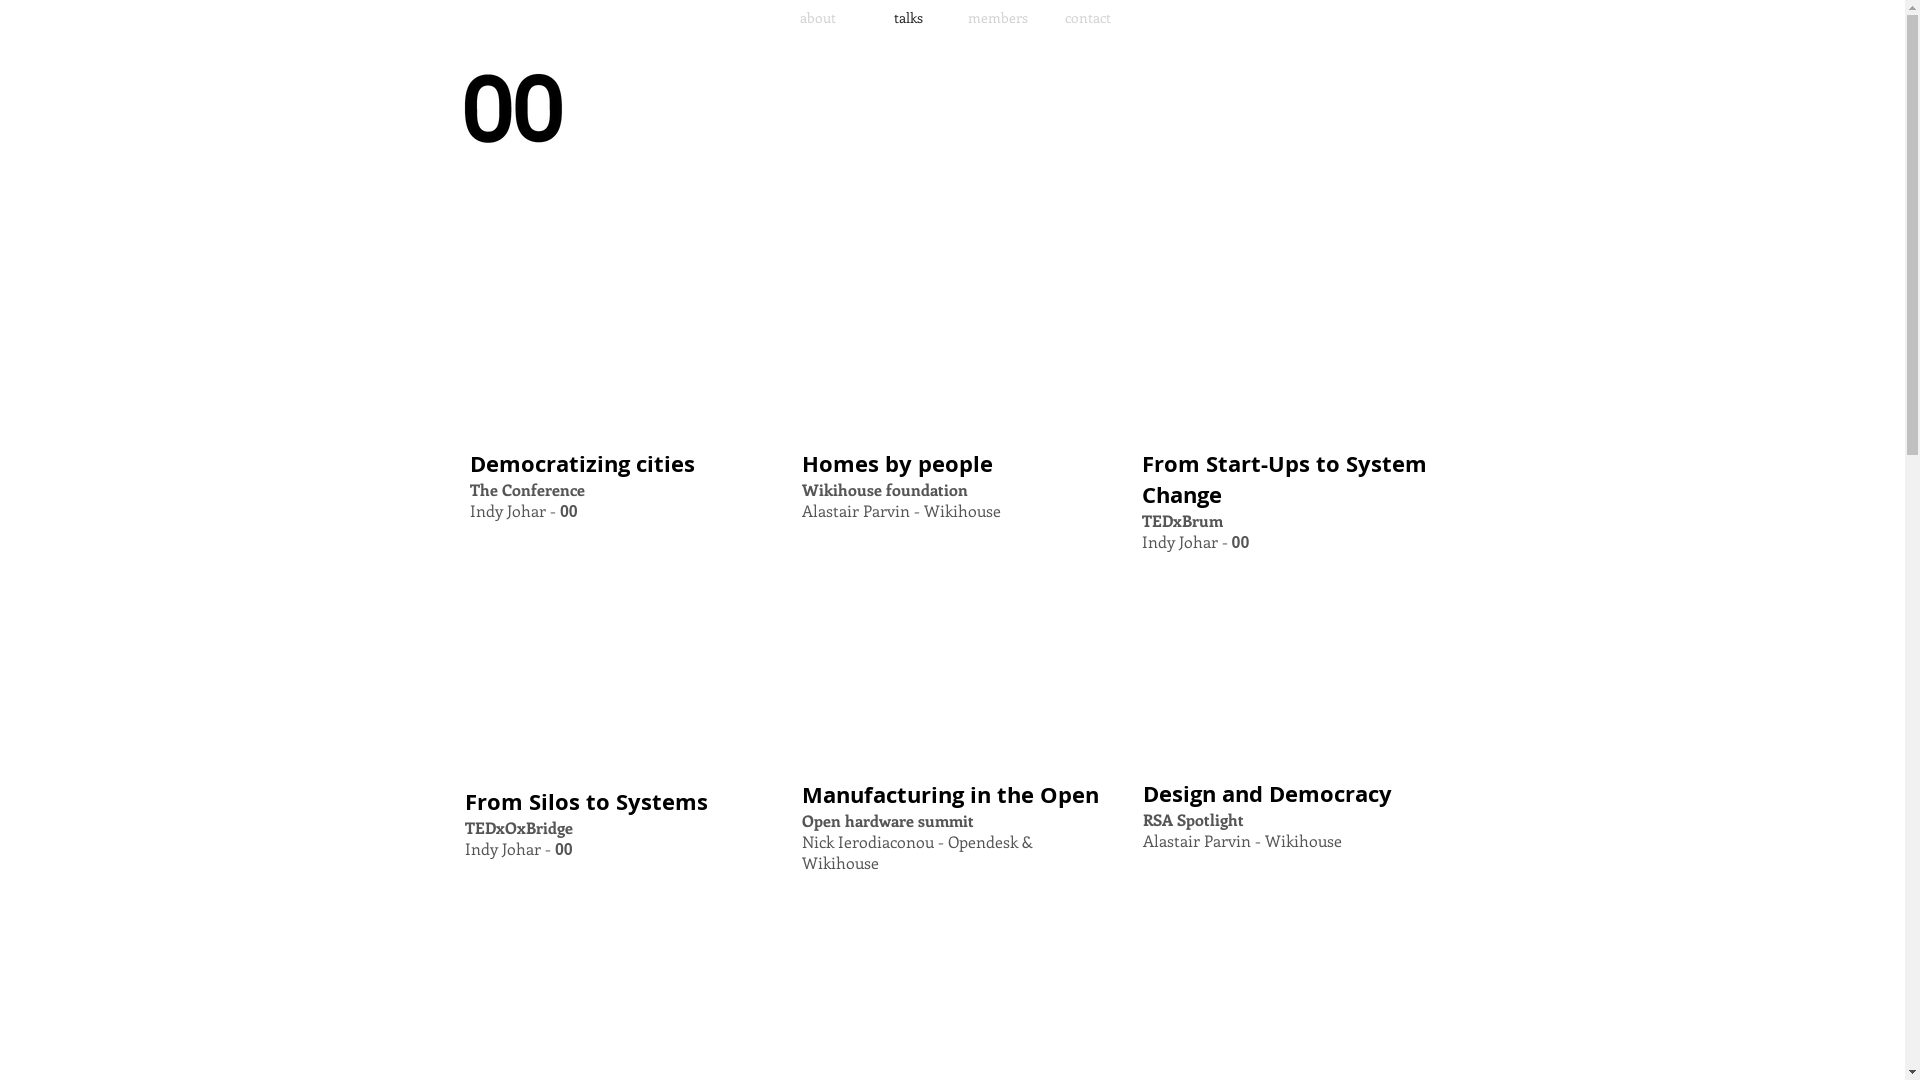 Image resolution: width=1920 pixels, height=1080 pixels. What do you see at coordinates (612, 671) in the screenshot?
I see `'External YouTube'` at bounding box center [612, 671].